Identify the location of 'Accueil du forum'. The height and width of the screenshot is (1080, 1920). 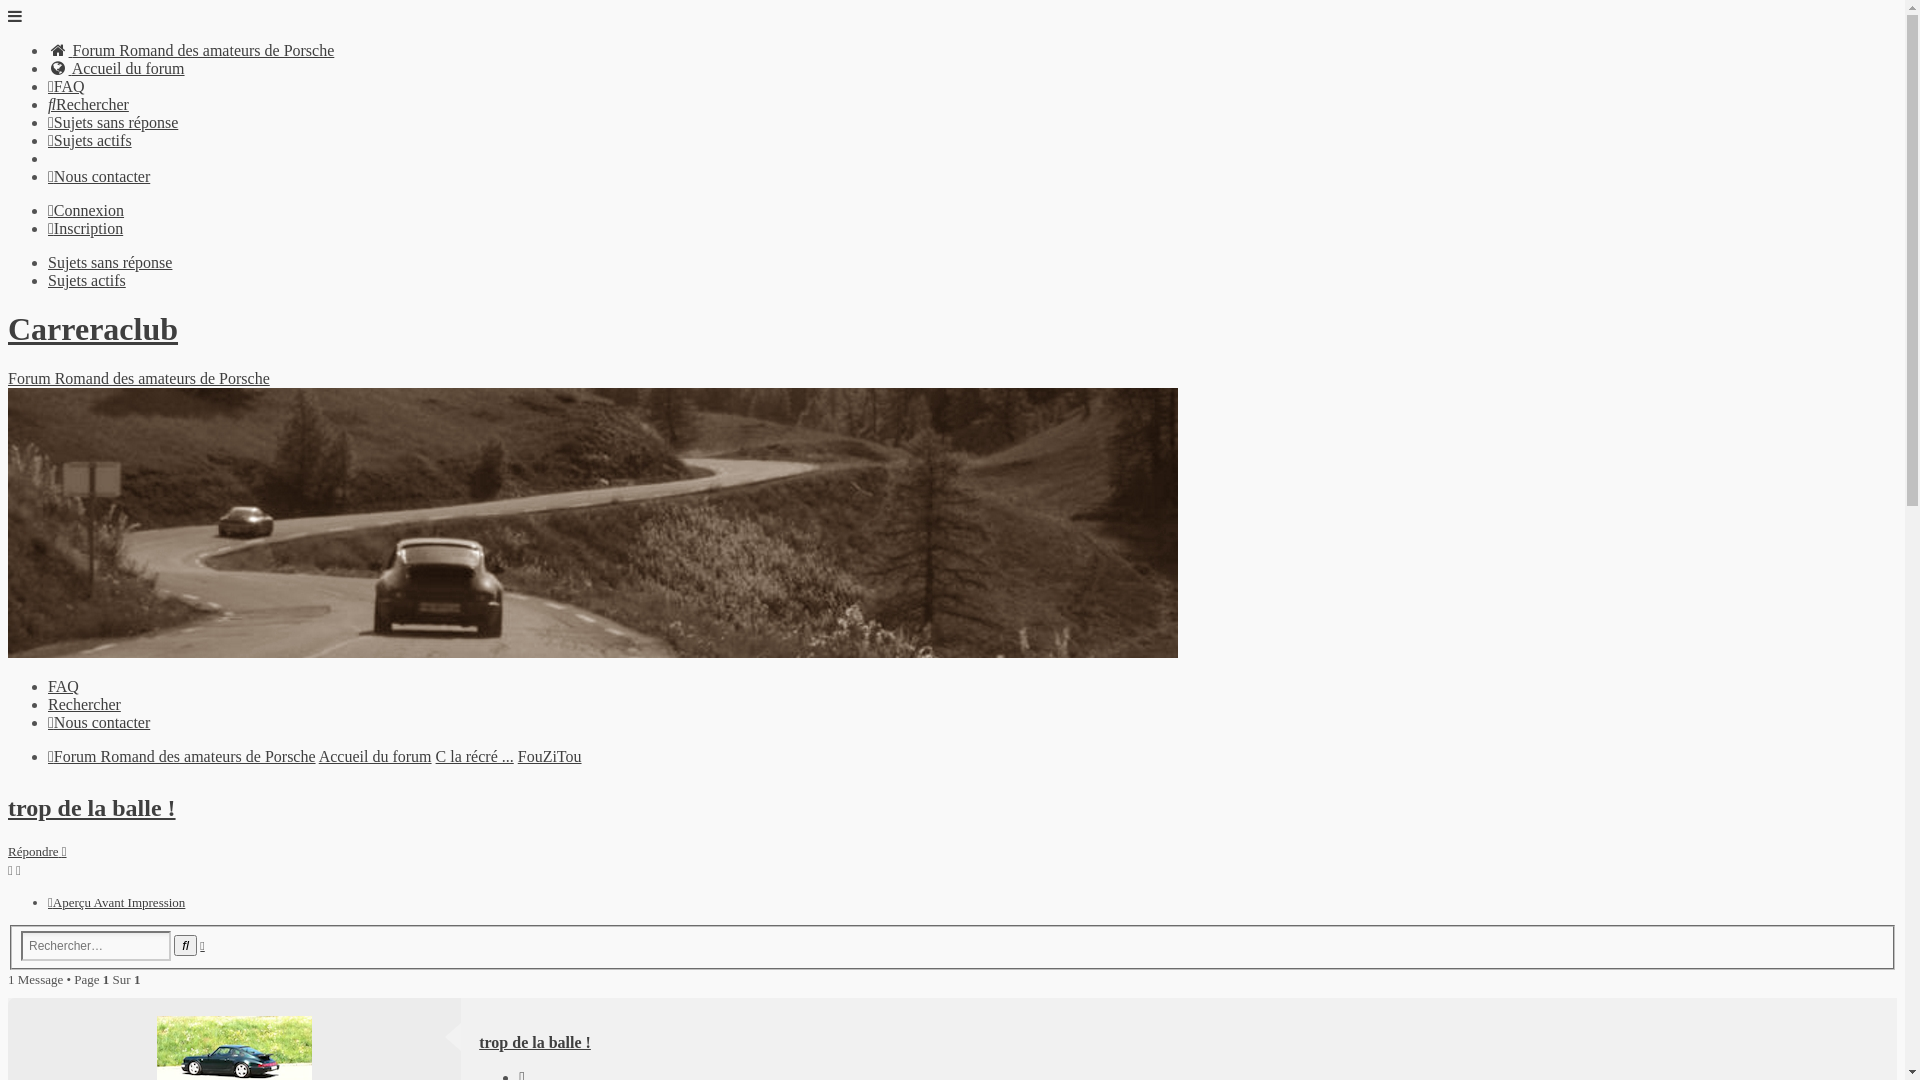
(115, 67).